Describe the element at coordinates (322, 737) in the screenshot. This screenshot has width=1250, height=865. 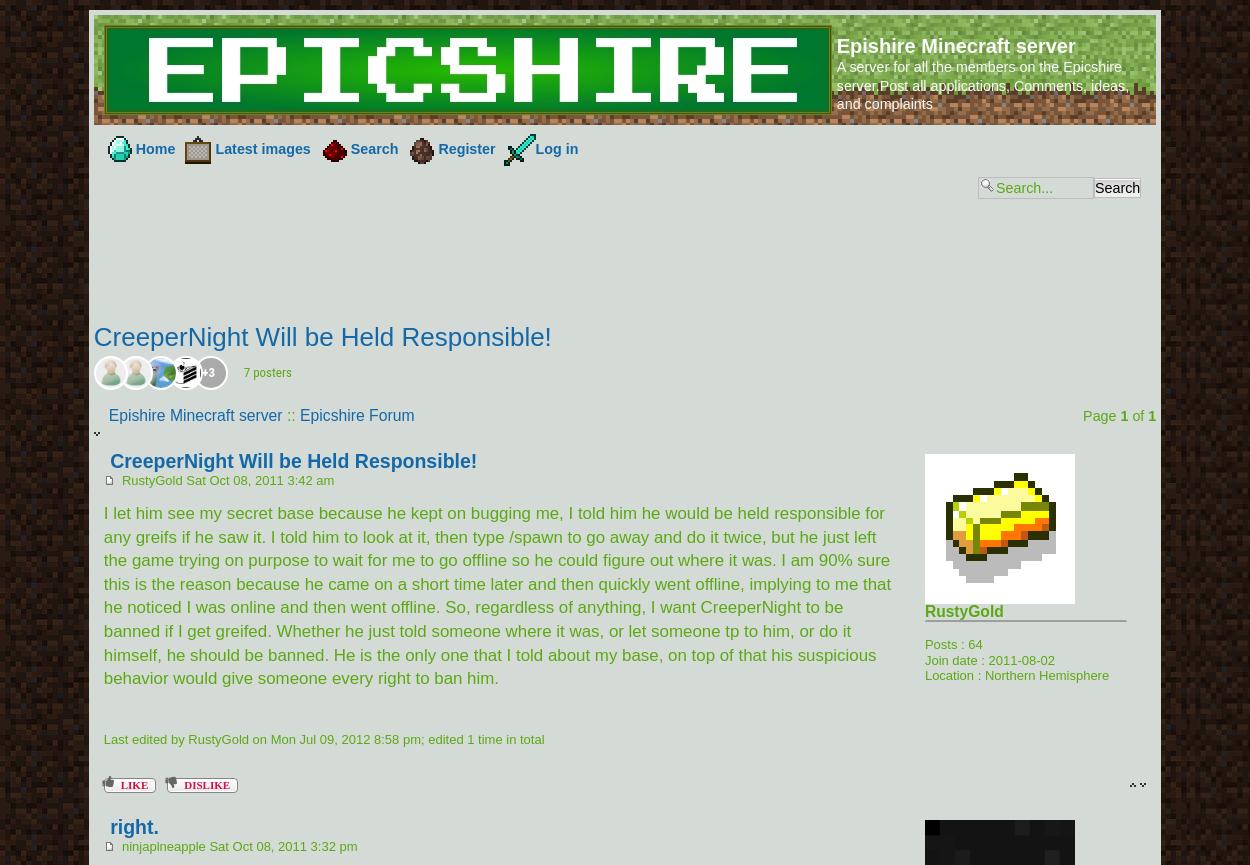
I see `'Last edited by RustyGold on Mon Jul 09, 2012 8:58 pm; edited 1 time in total'` at that location.